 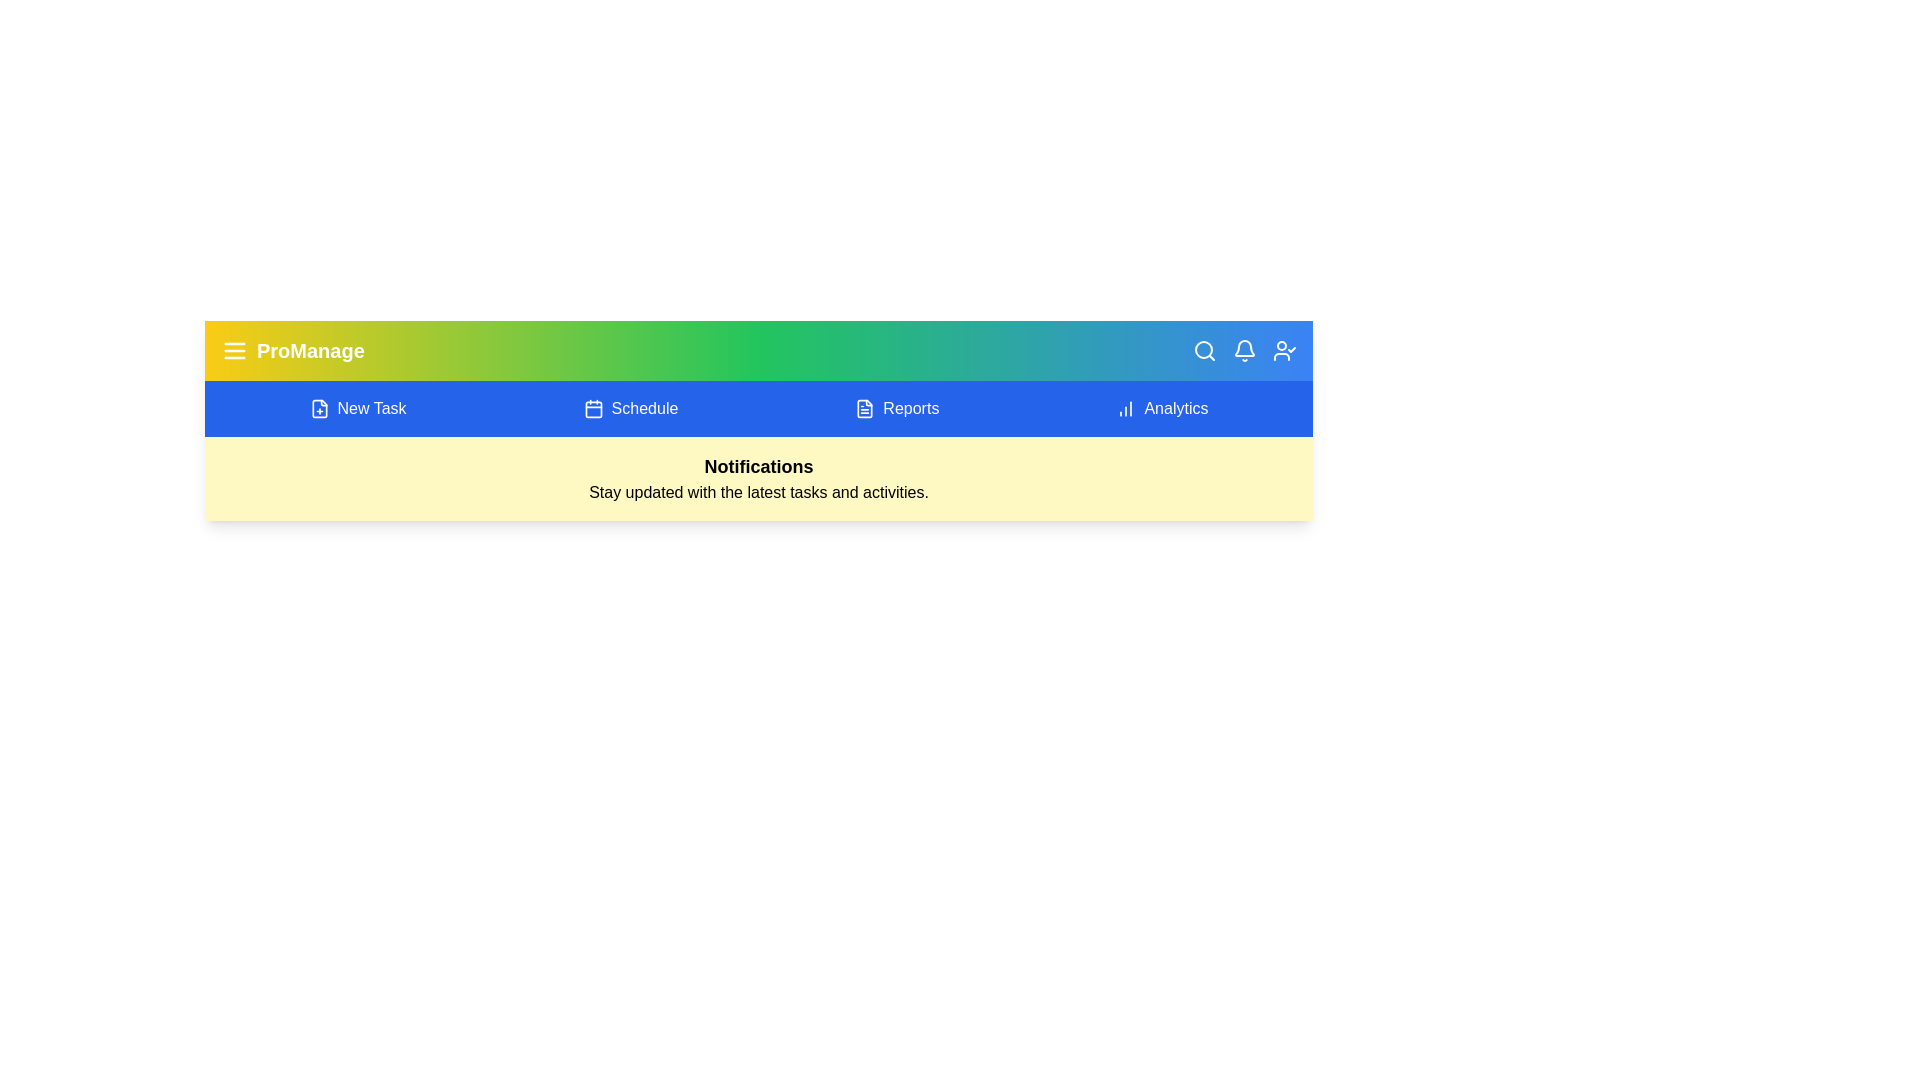 I want to click on the user profile icon, so click(x=1285, y=350).